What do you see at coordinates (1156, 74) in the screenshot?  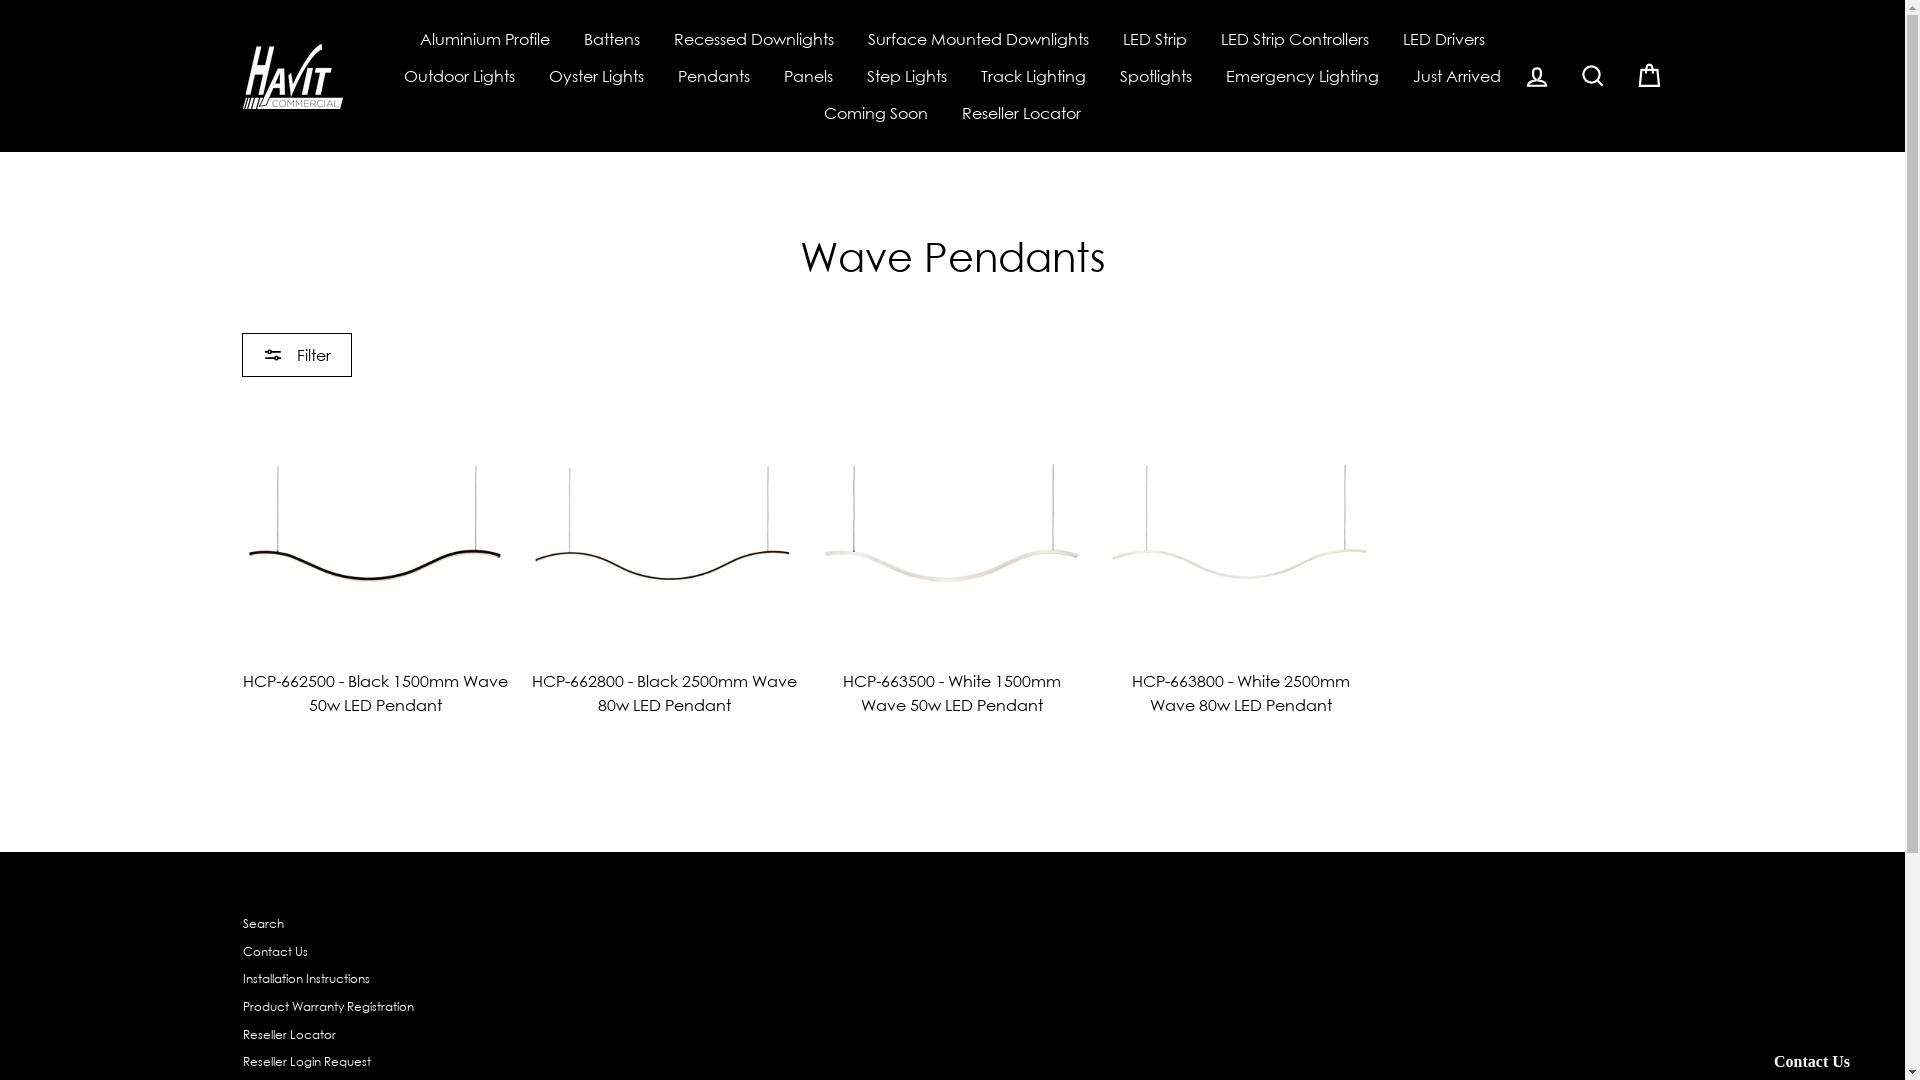 I see `'Spotlights'` at bounding box center [1156, 74].